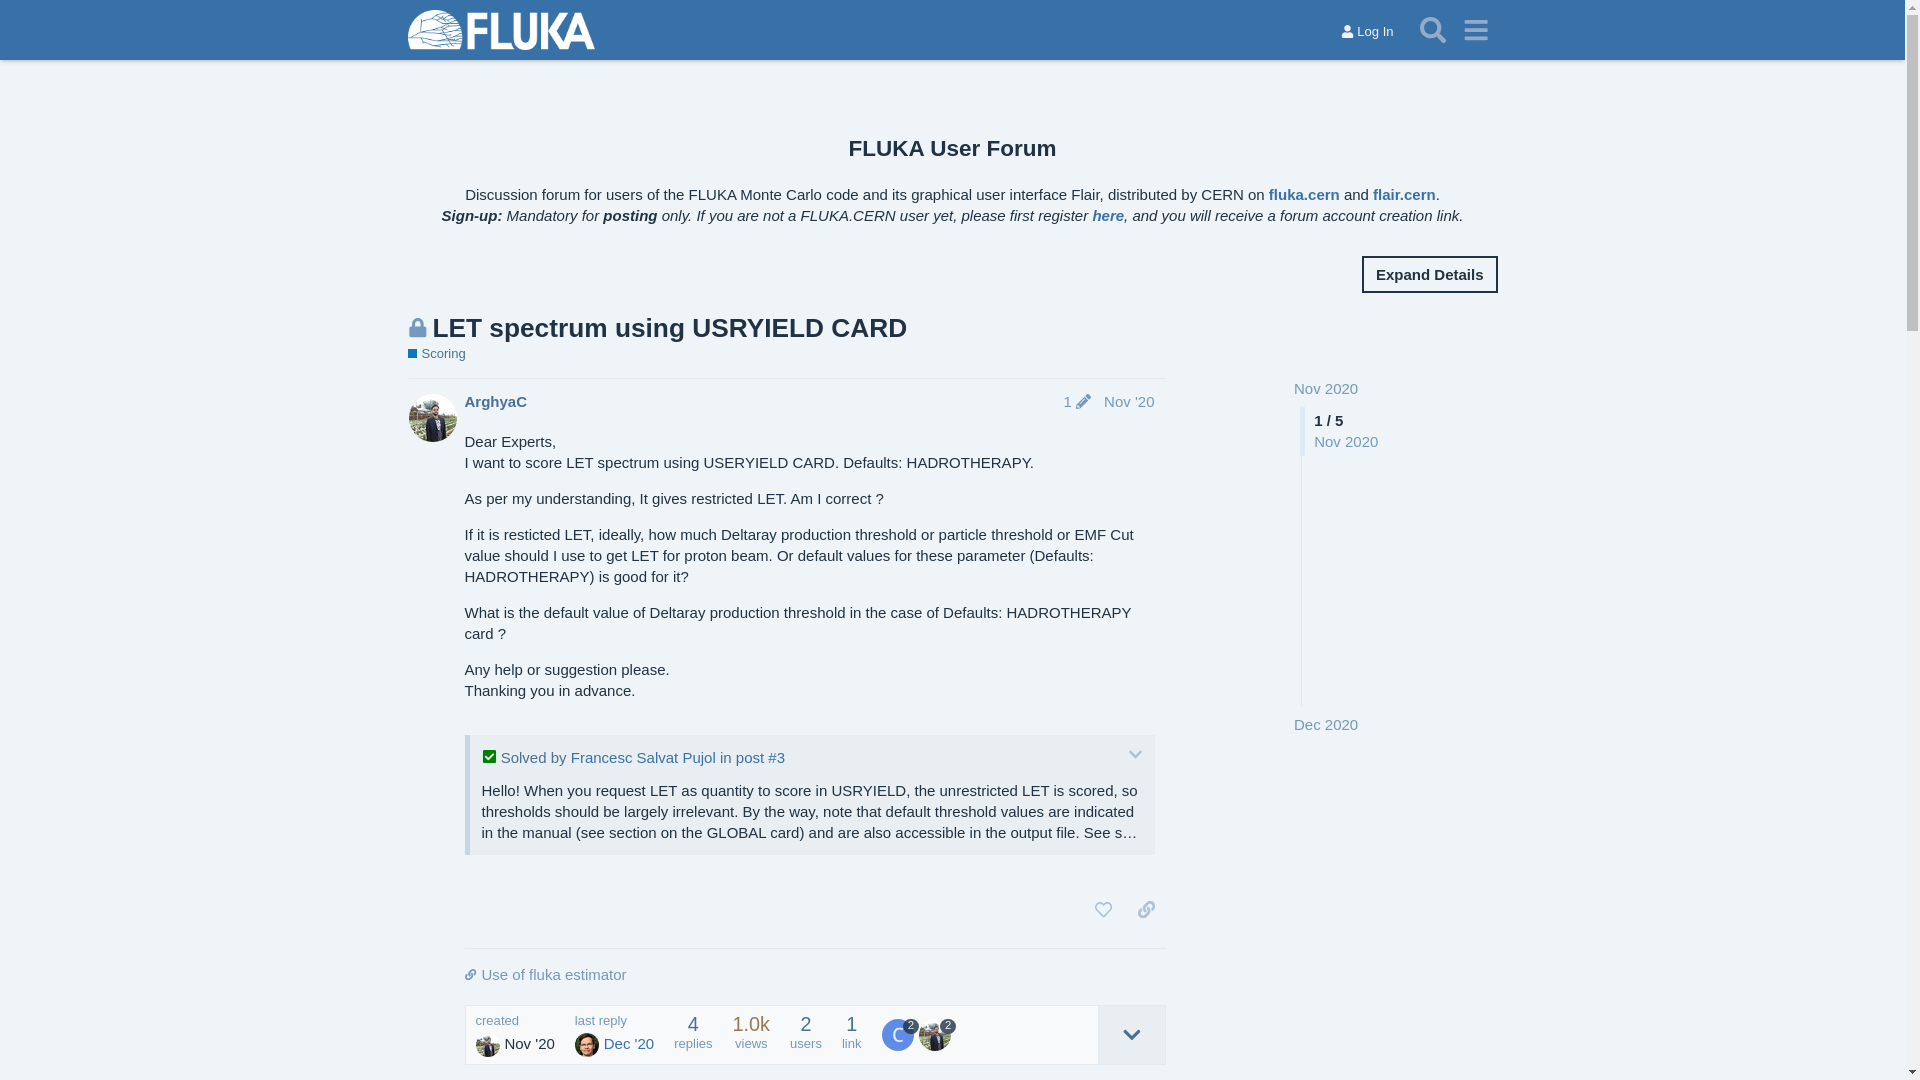  I want to click on 'This topic is closed; it no longer accepts new replies', so click(416, 326).